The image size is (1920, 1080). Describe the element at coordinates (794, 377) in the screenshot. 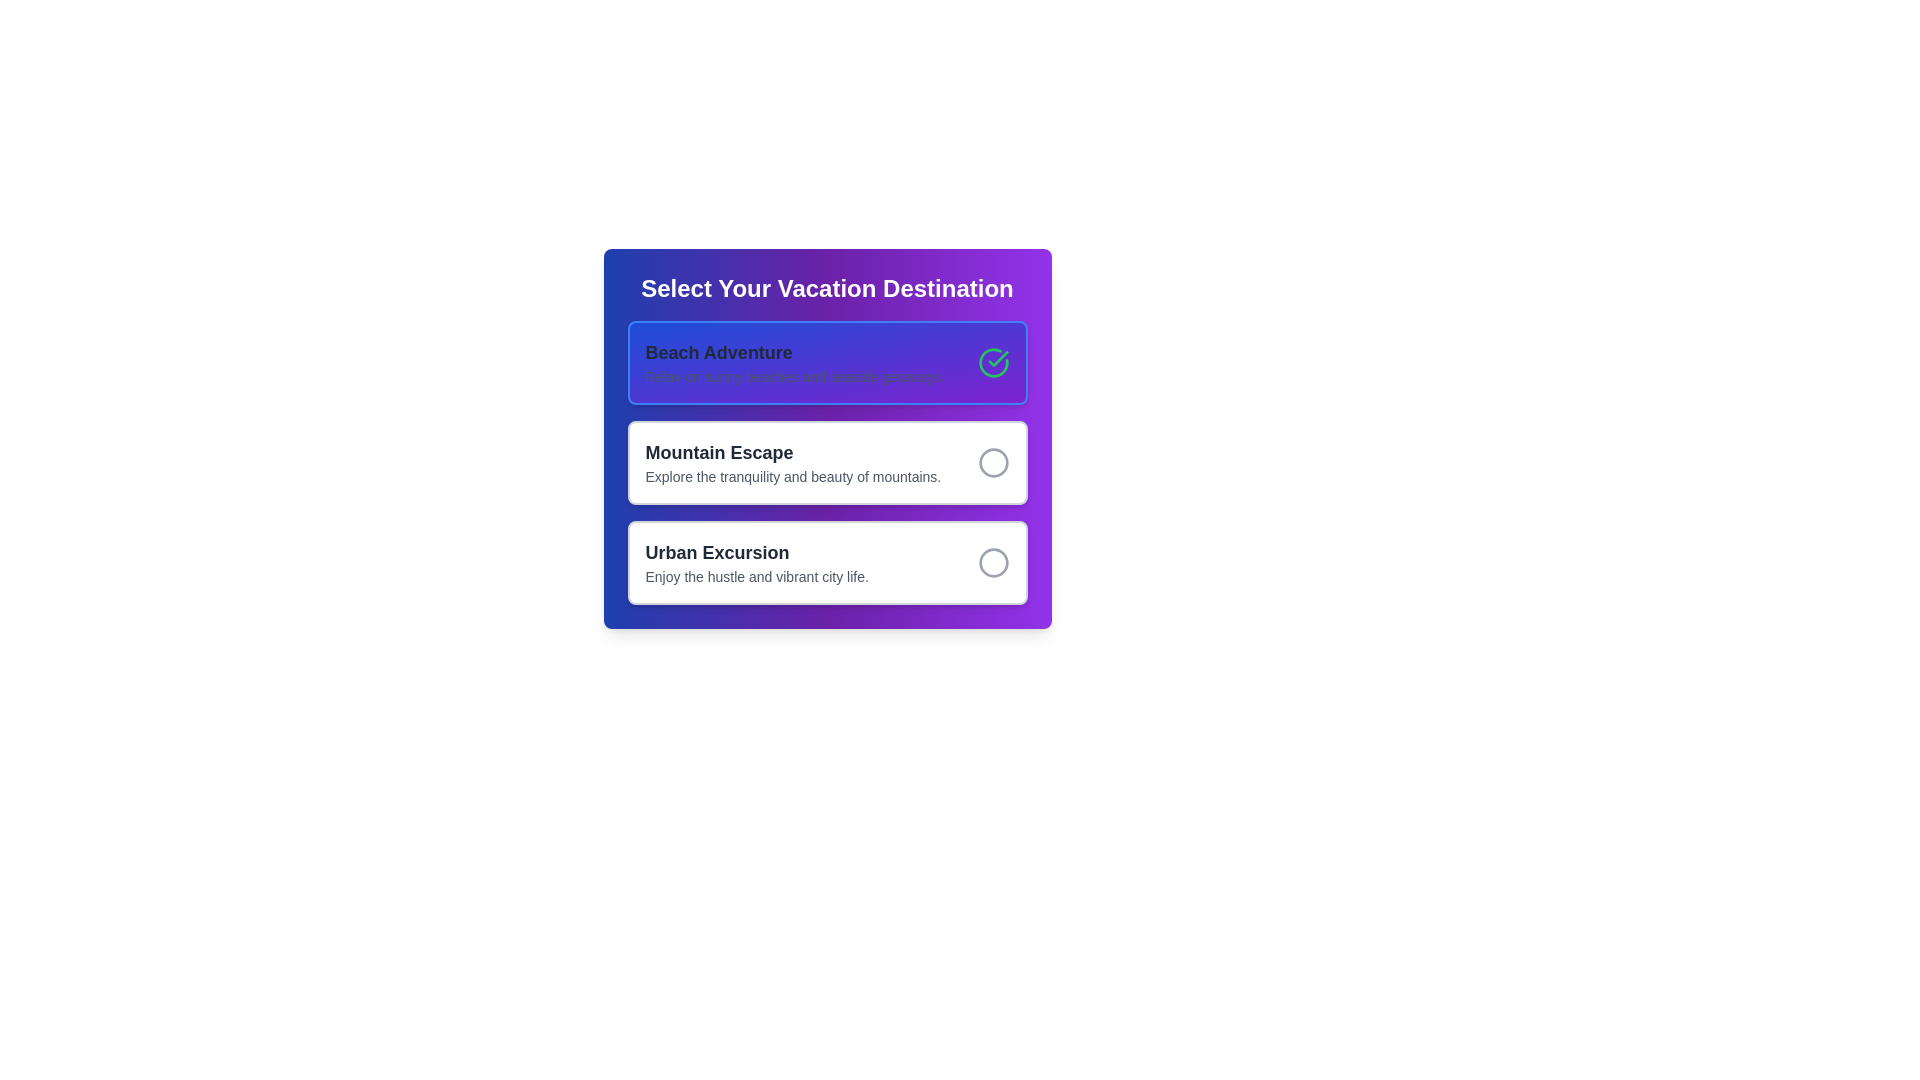

I see `the descriptive Static Text element located beneath the heading 'Beach Adventure' in the vacation selection interface` at that location.